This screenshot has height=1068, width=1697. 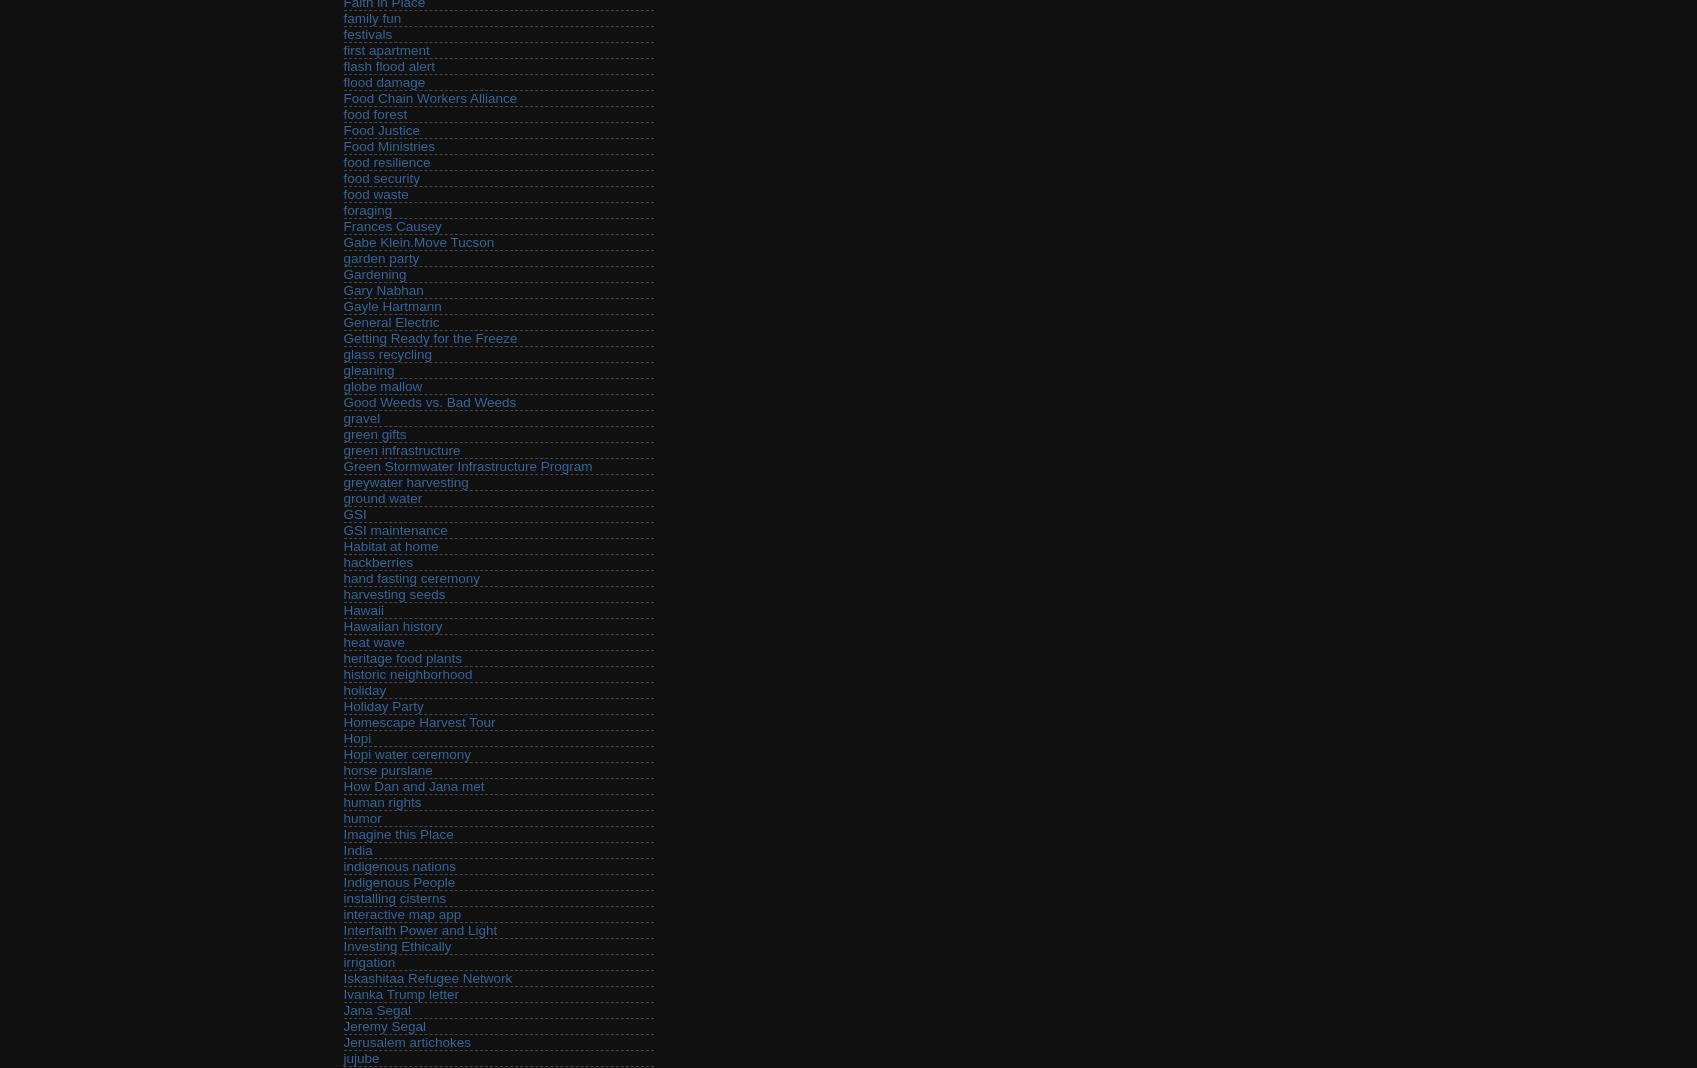 What do you see at coordinates (342, 402) in the screenshot?
I see `'Good Weeds vs. Bad Weeds'` at bounding box center [342, 402].